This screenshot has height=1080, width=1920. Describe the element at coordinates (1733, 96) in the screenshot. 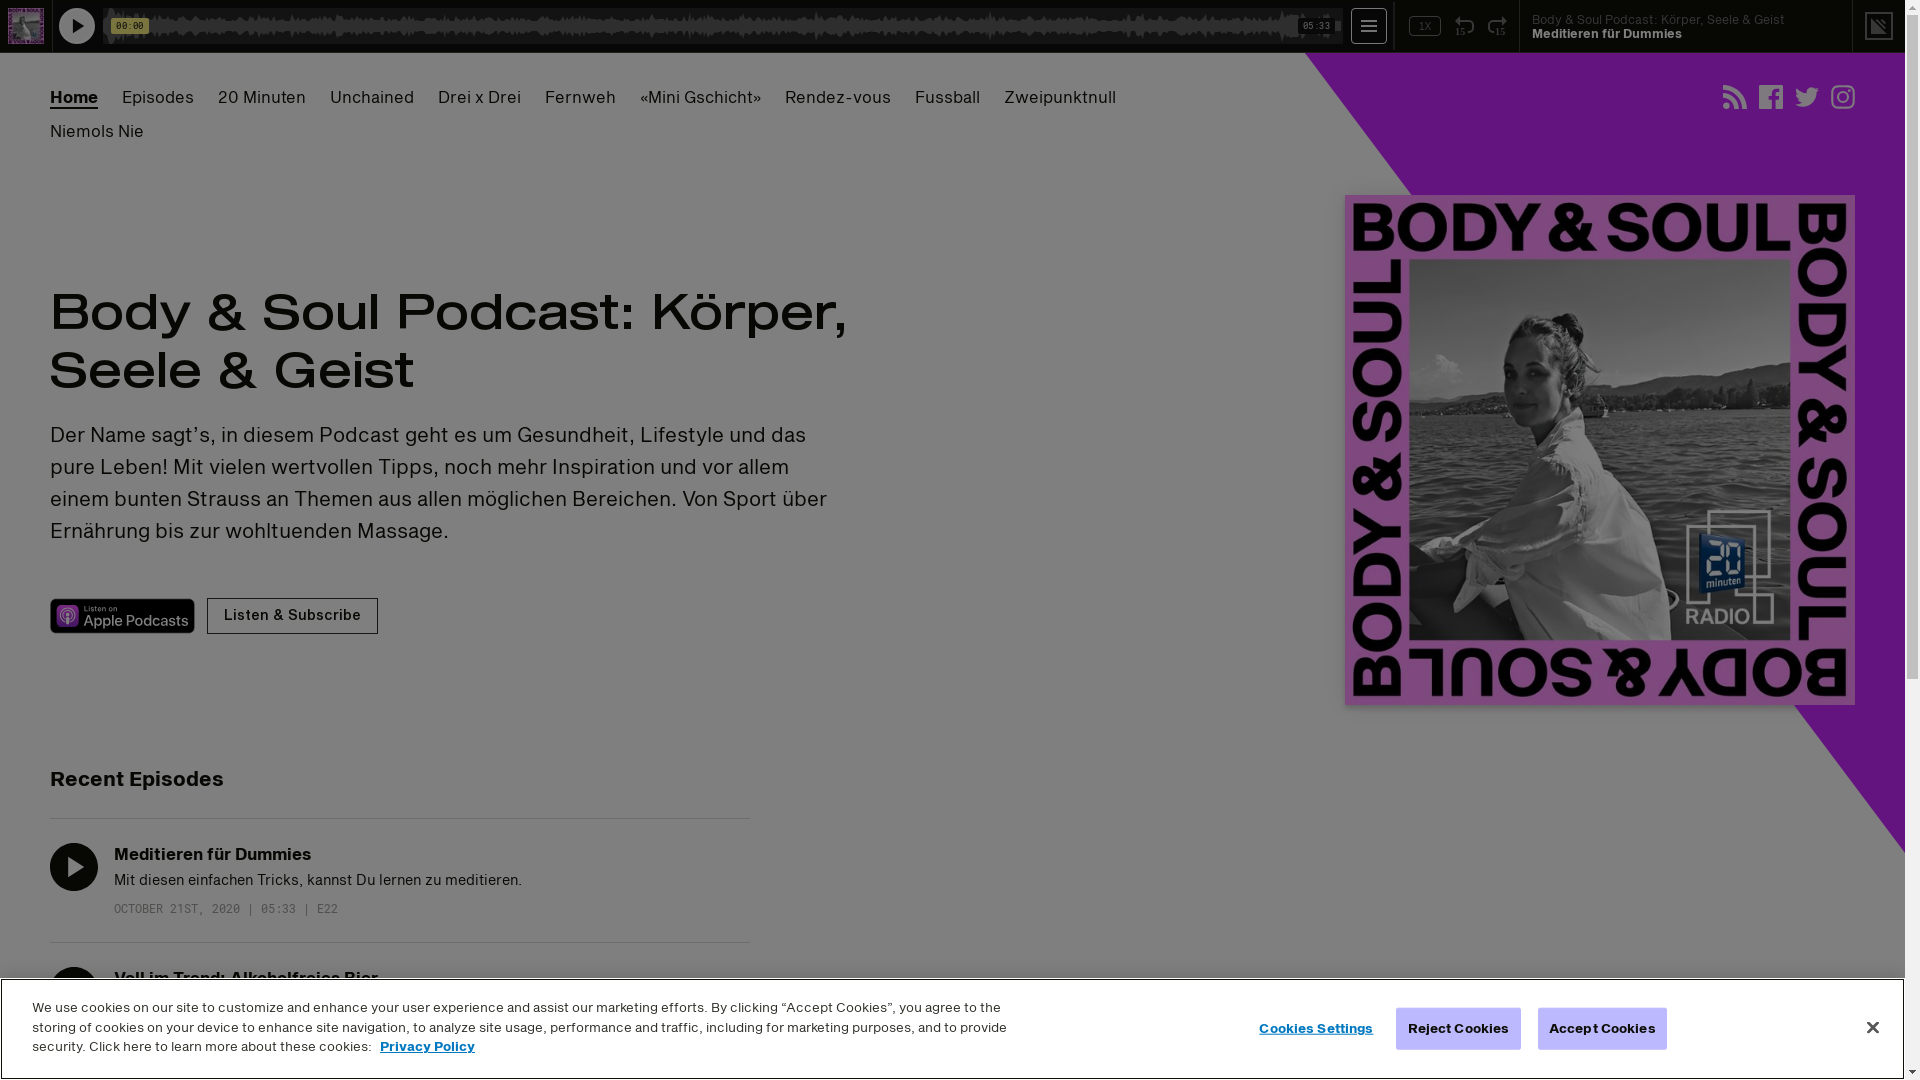

I see `'RSS'` at that location.